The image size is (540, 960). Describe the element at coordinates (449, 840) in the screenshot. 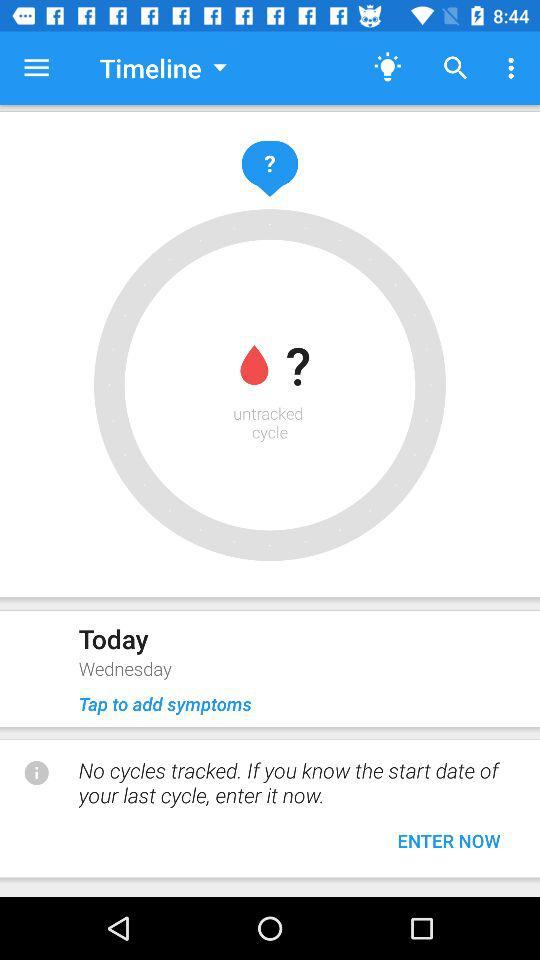

I see `the enter now button at the bottom of the page` at that location.